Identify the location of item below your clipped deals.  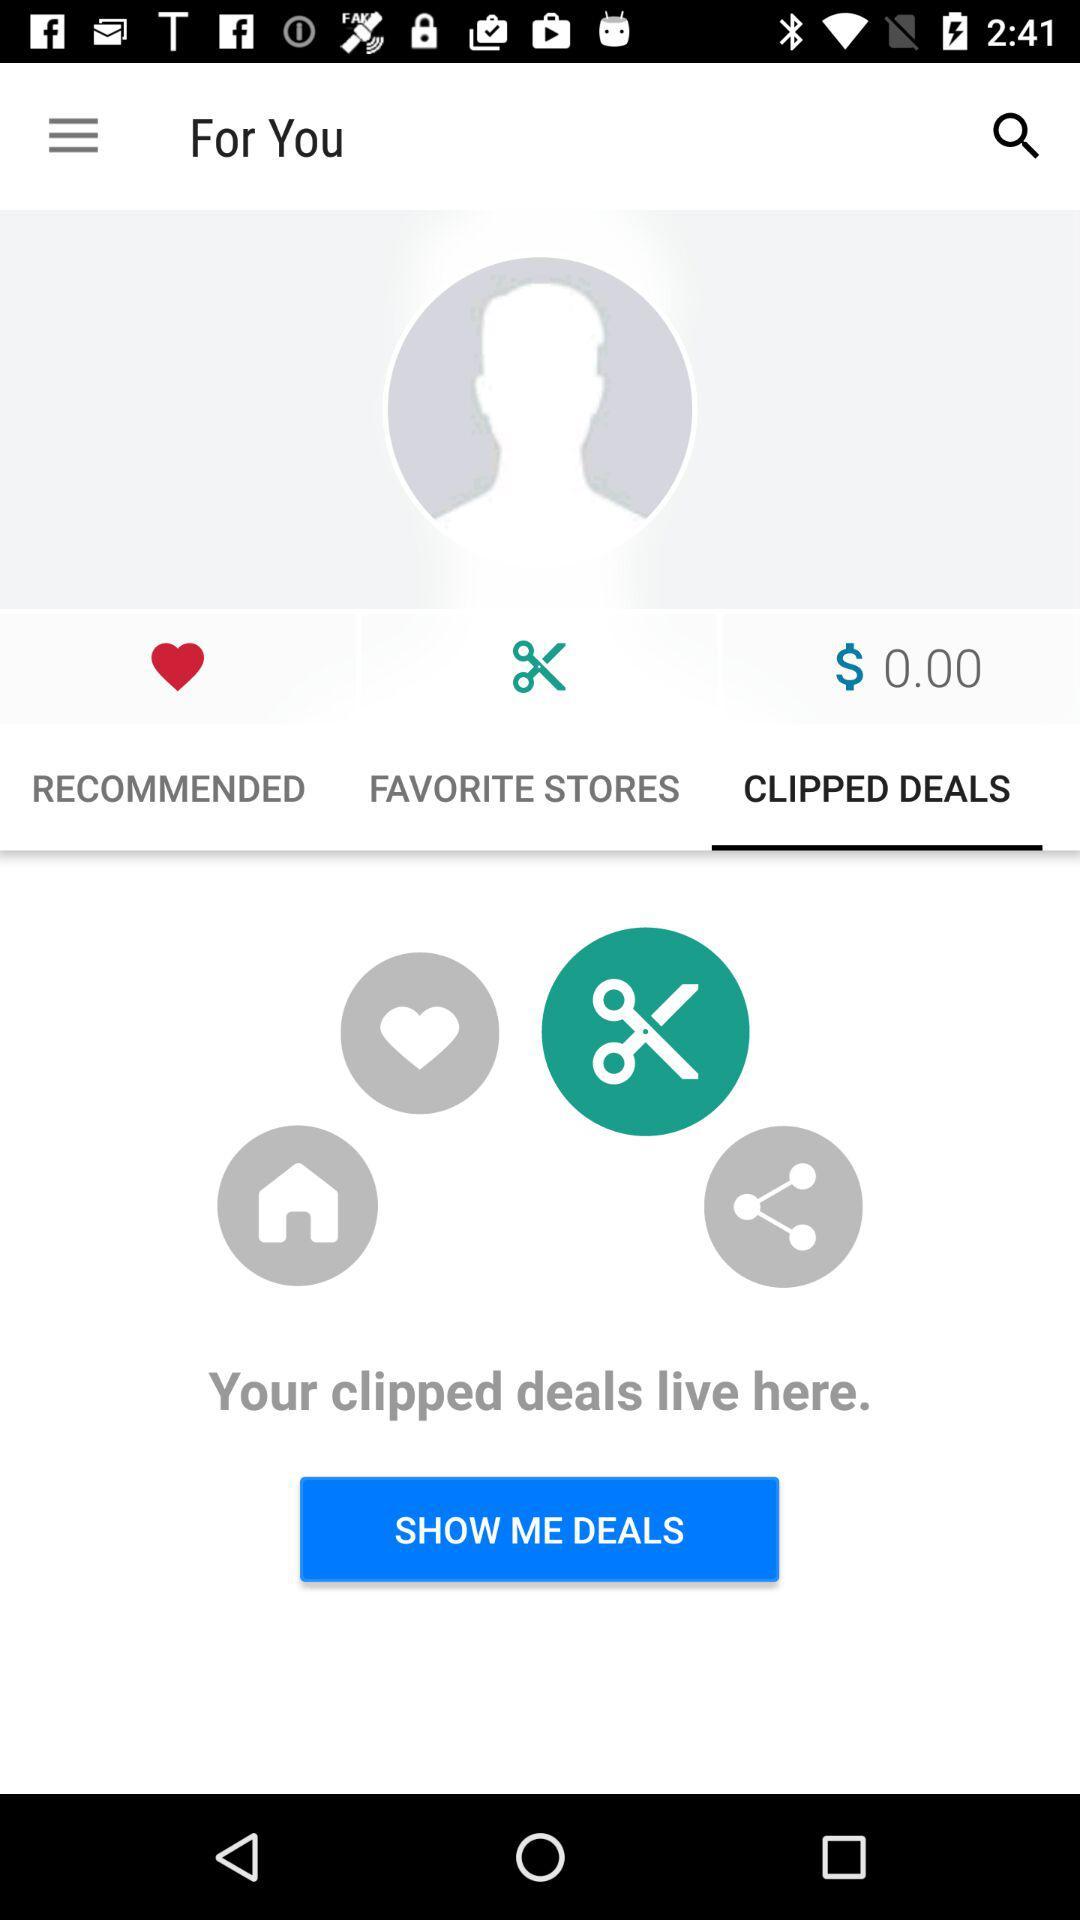
(538, 1528).